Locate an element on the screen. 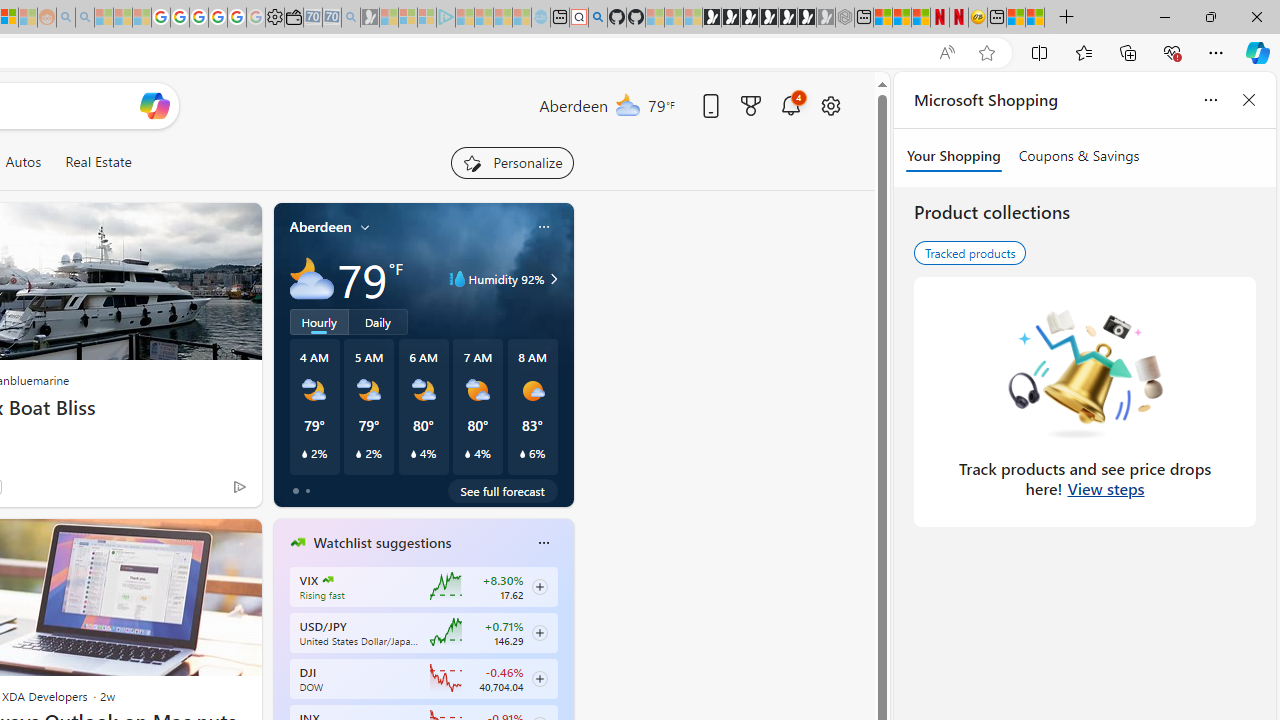 The width and height of the screenshot is (1280, 720). 'See full forecast' is located at coordinates (502, 491).